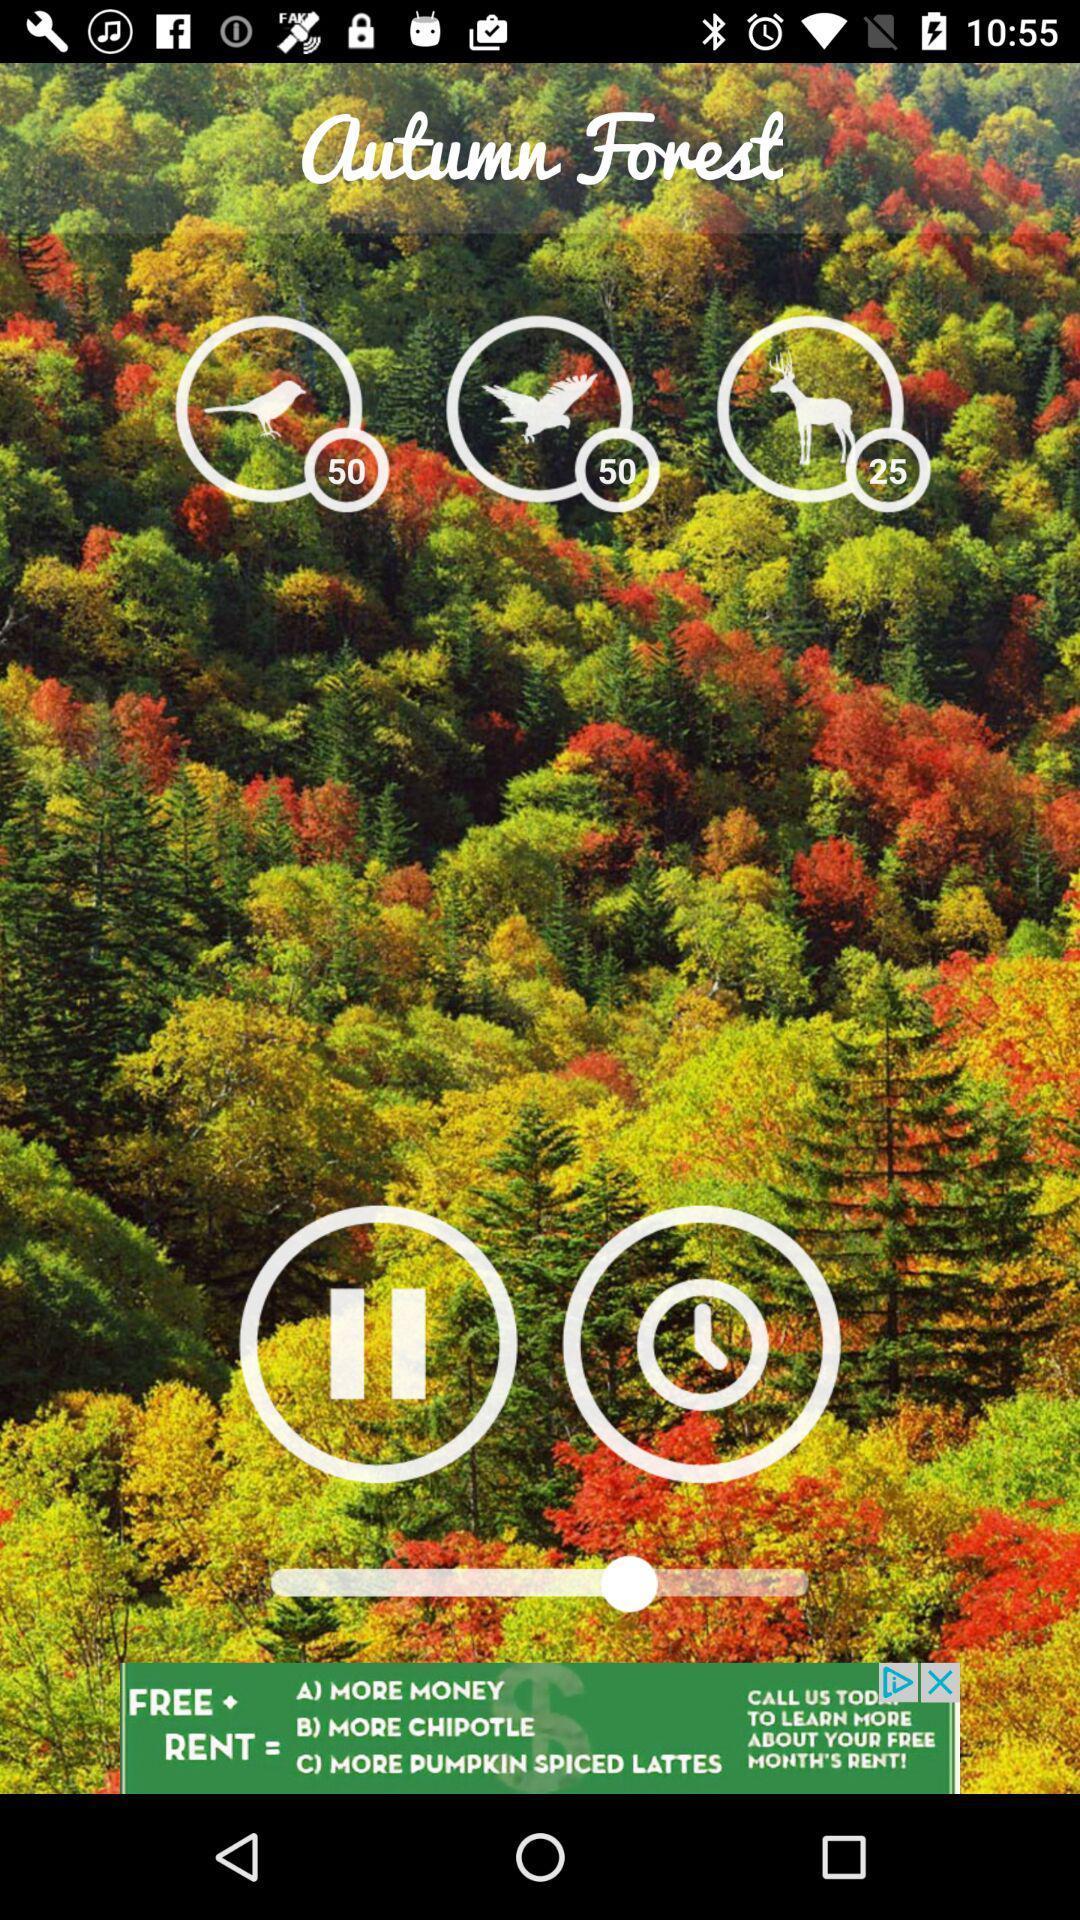 The width and height of the screenshot is (1080, 1920). What do you see at coordinates (378, 1343) in the screenshot?
I see `pause sounds` at bounding box center [378, 1343].